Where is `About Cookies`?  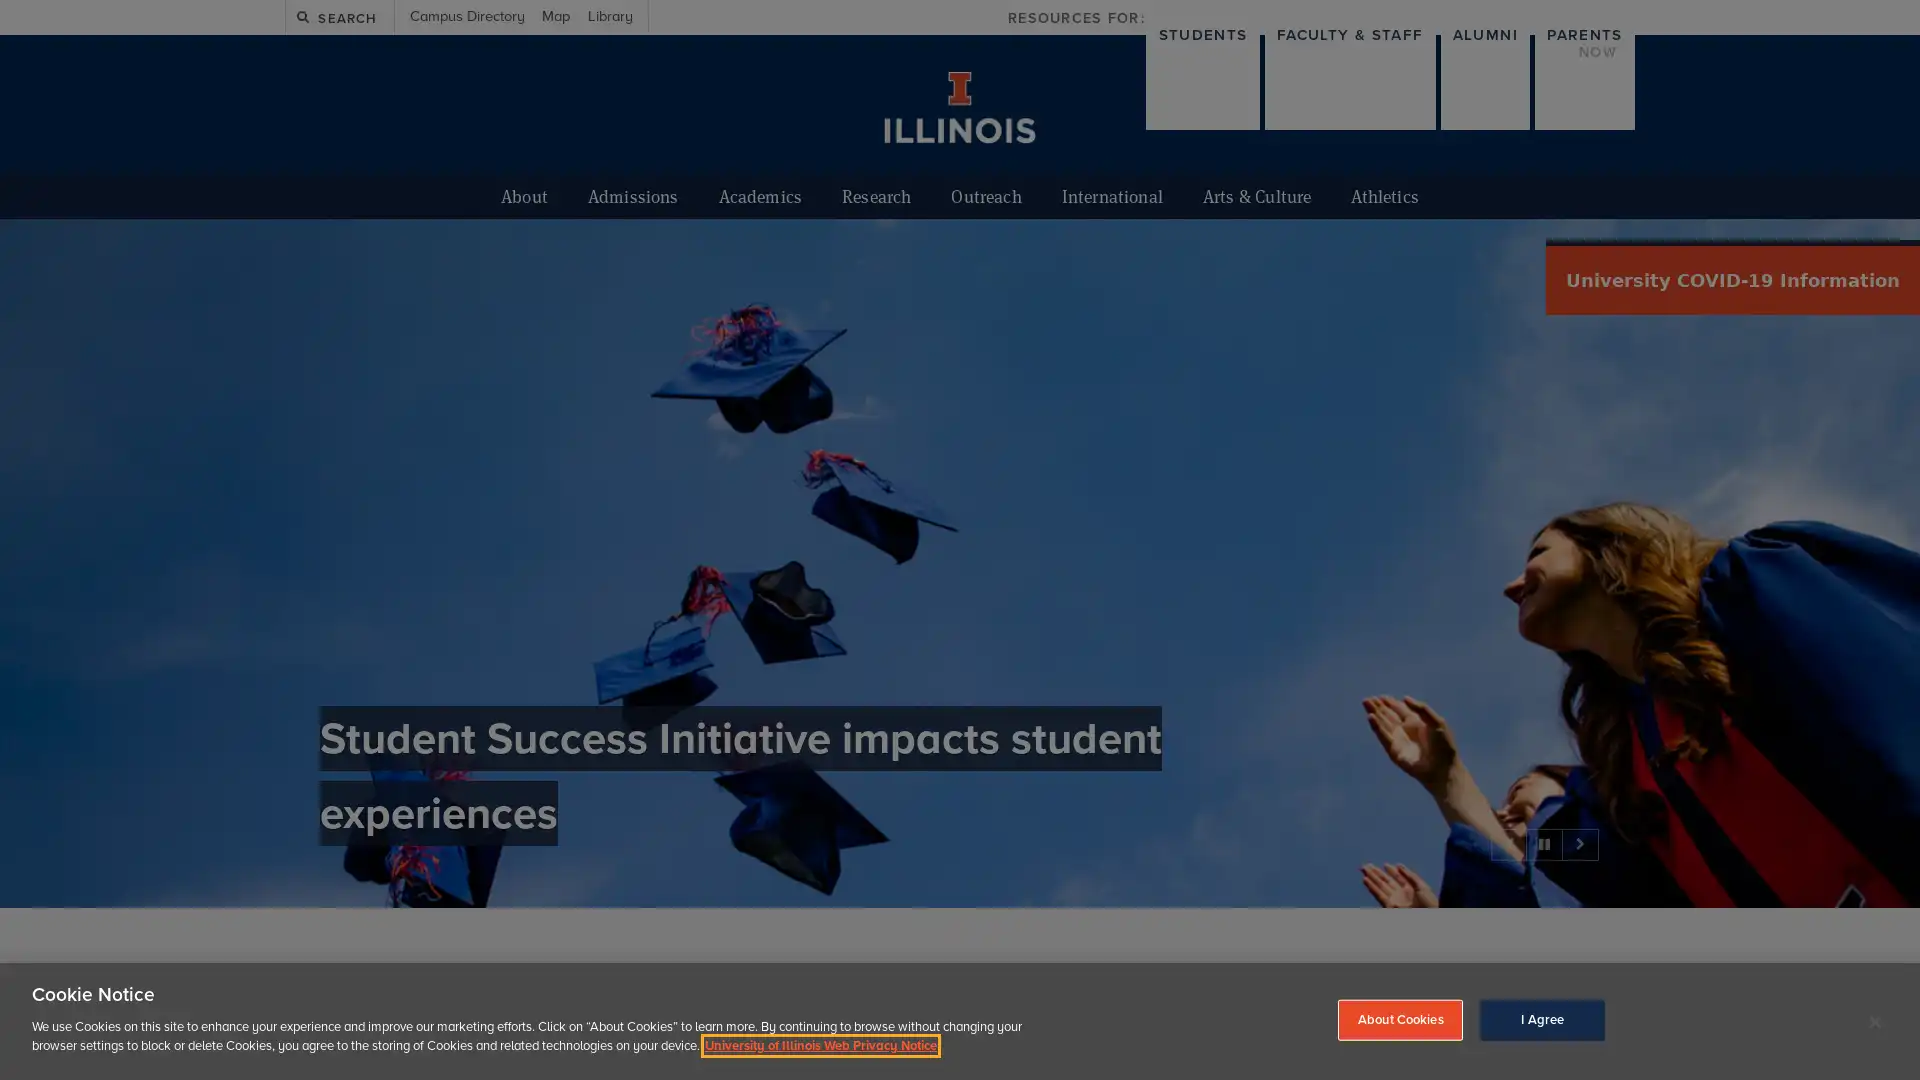
About Cookies is located at coordinates (1399, 1019).